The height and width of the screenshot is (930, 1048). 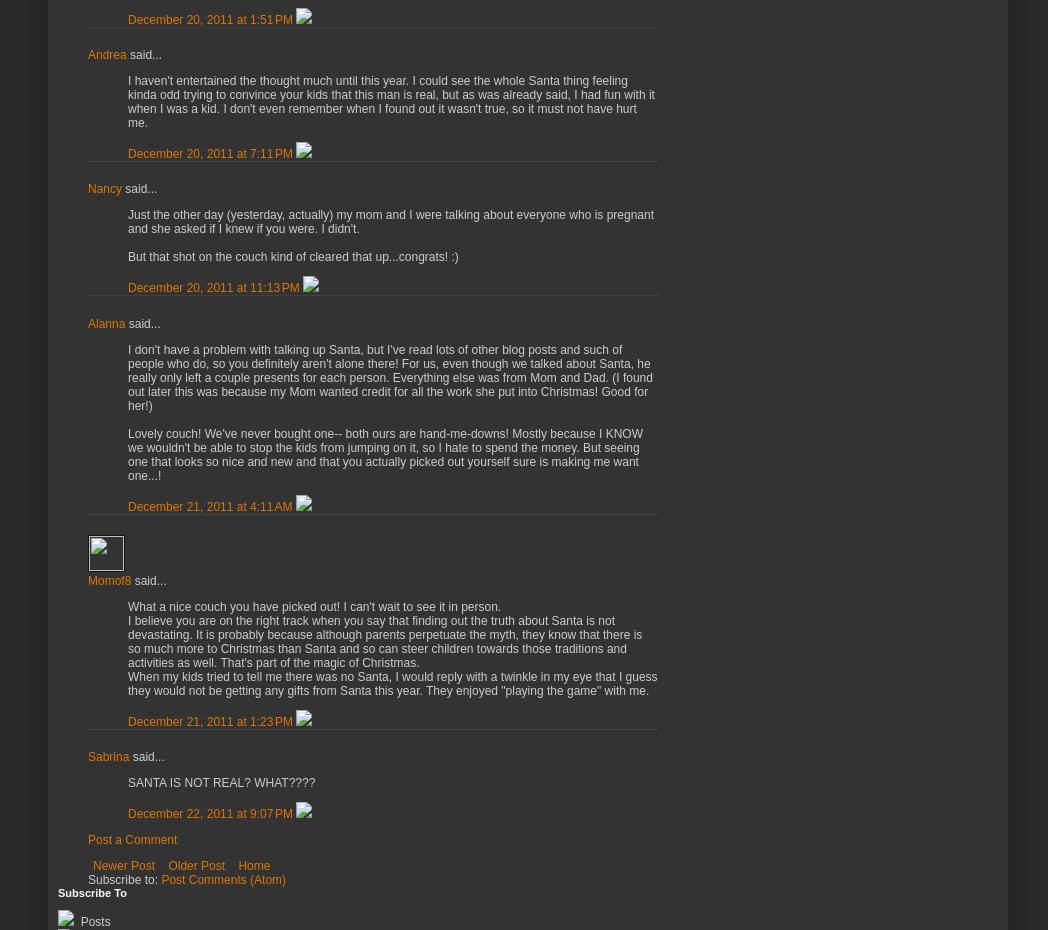 What do you see at coordinates (106, 53) in the screenshot?
I see `'Andrea'` at bounding box center [106, 53].